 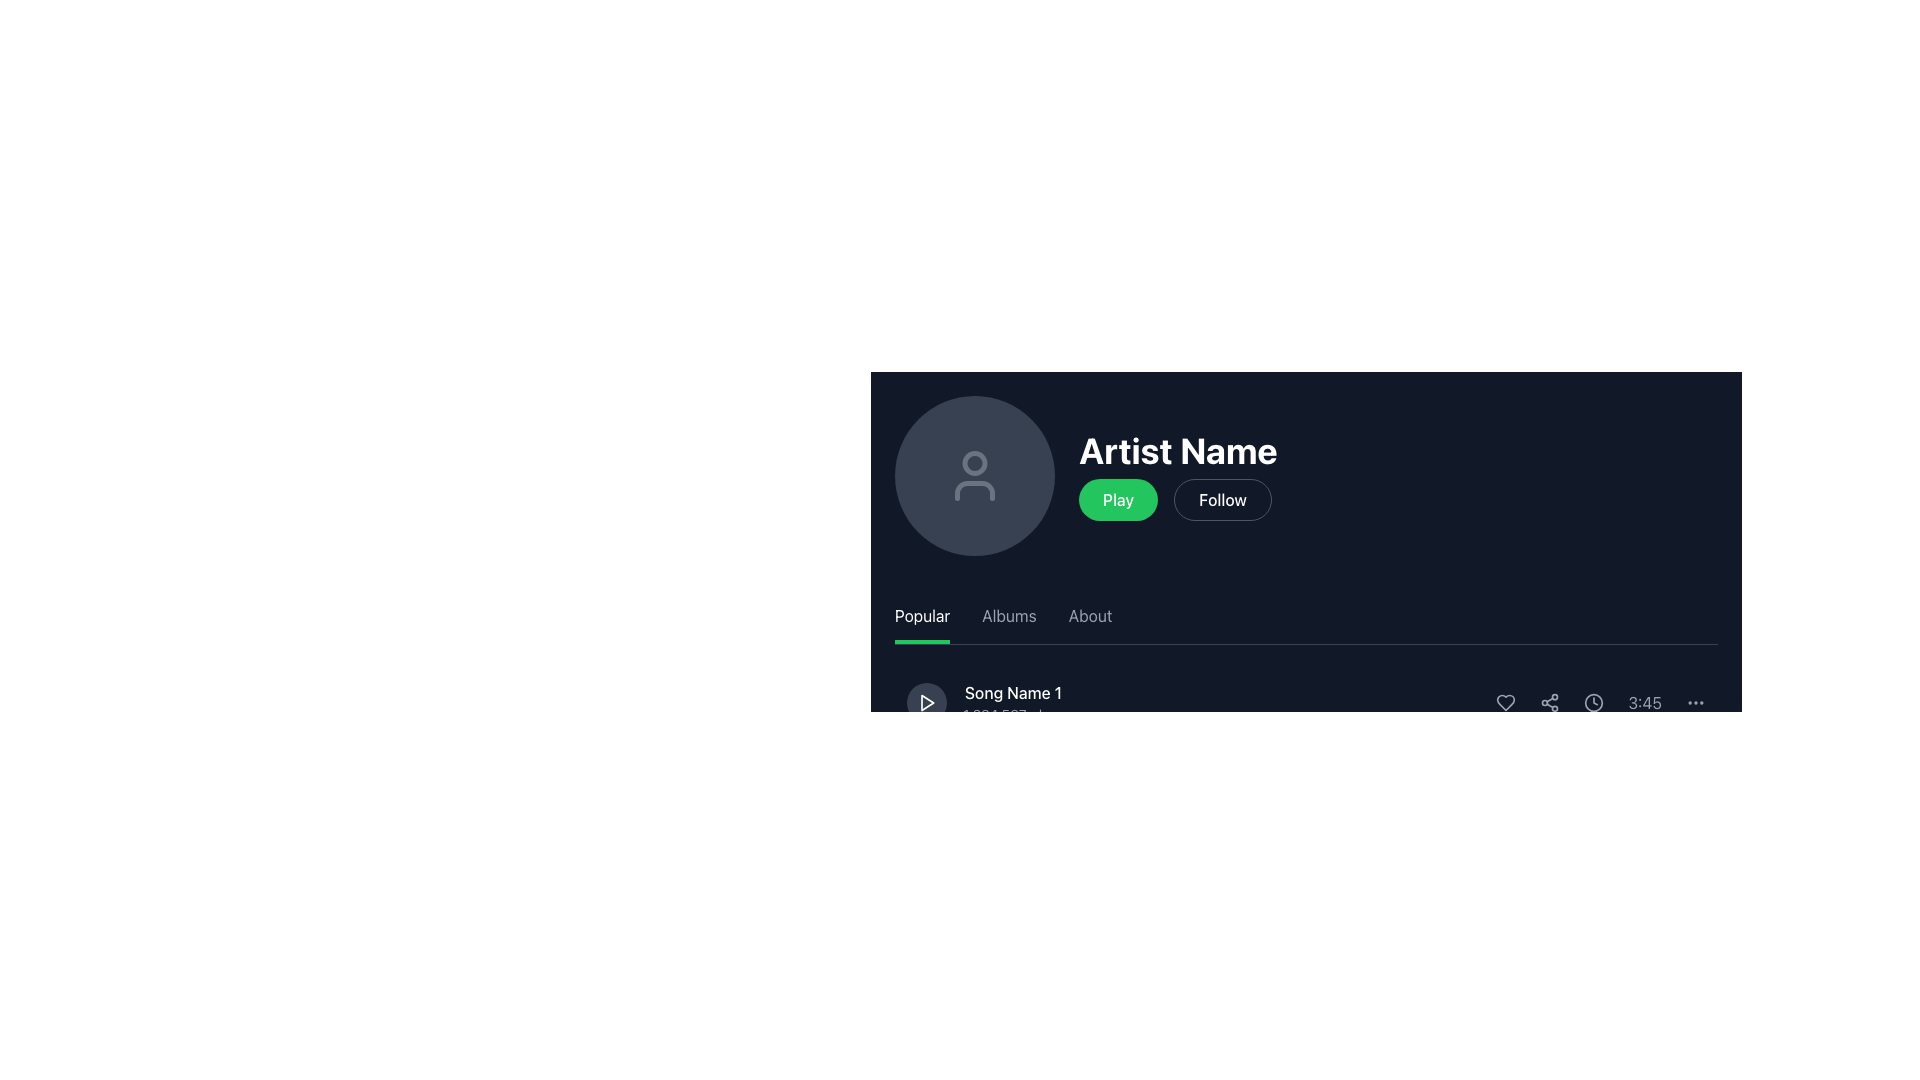 I want to click on the play button icon located near the left side of the media item list, so click(x=926, y=701).